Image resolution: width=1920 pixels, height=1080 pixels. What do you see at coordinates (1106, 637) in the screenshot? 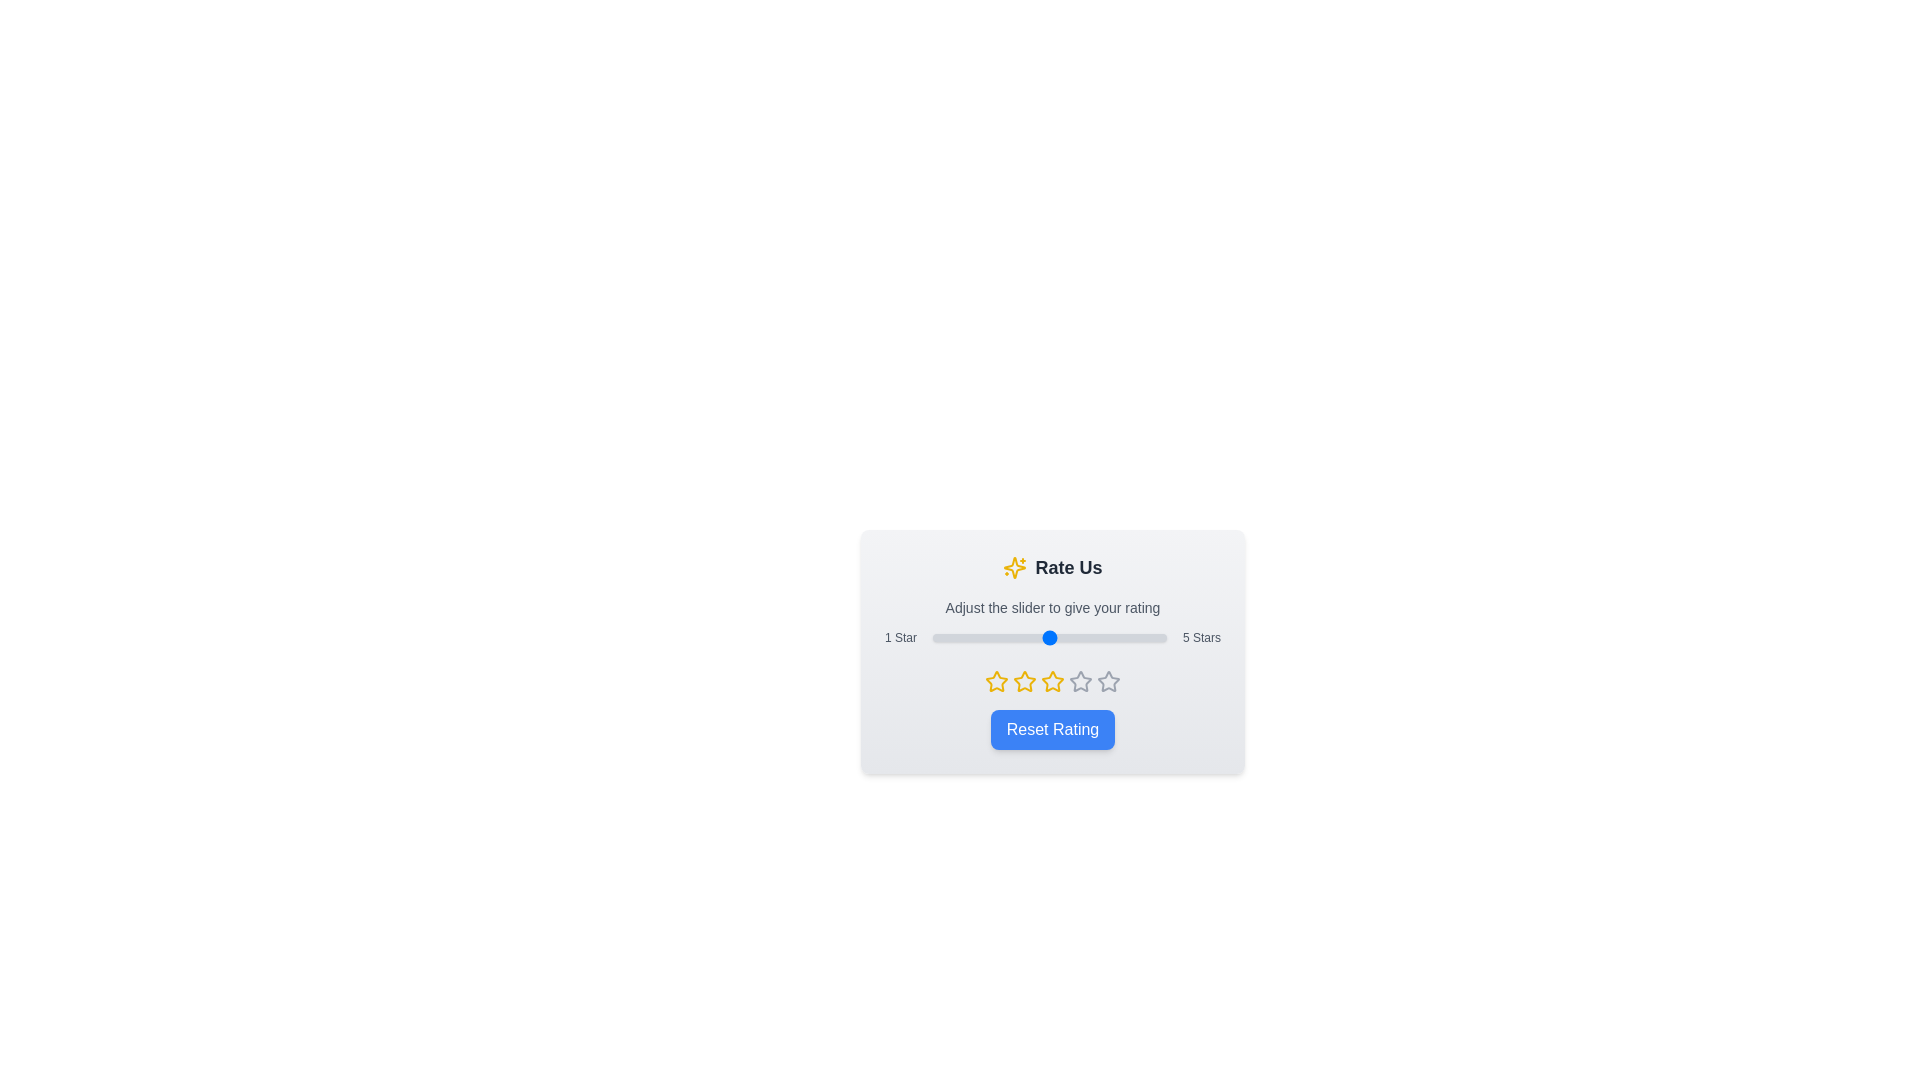
I see `the star rating slider to 4 stars` at bounding box center [1106, 637].